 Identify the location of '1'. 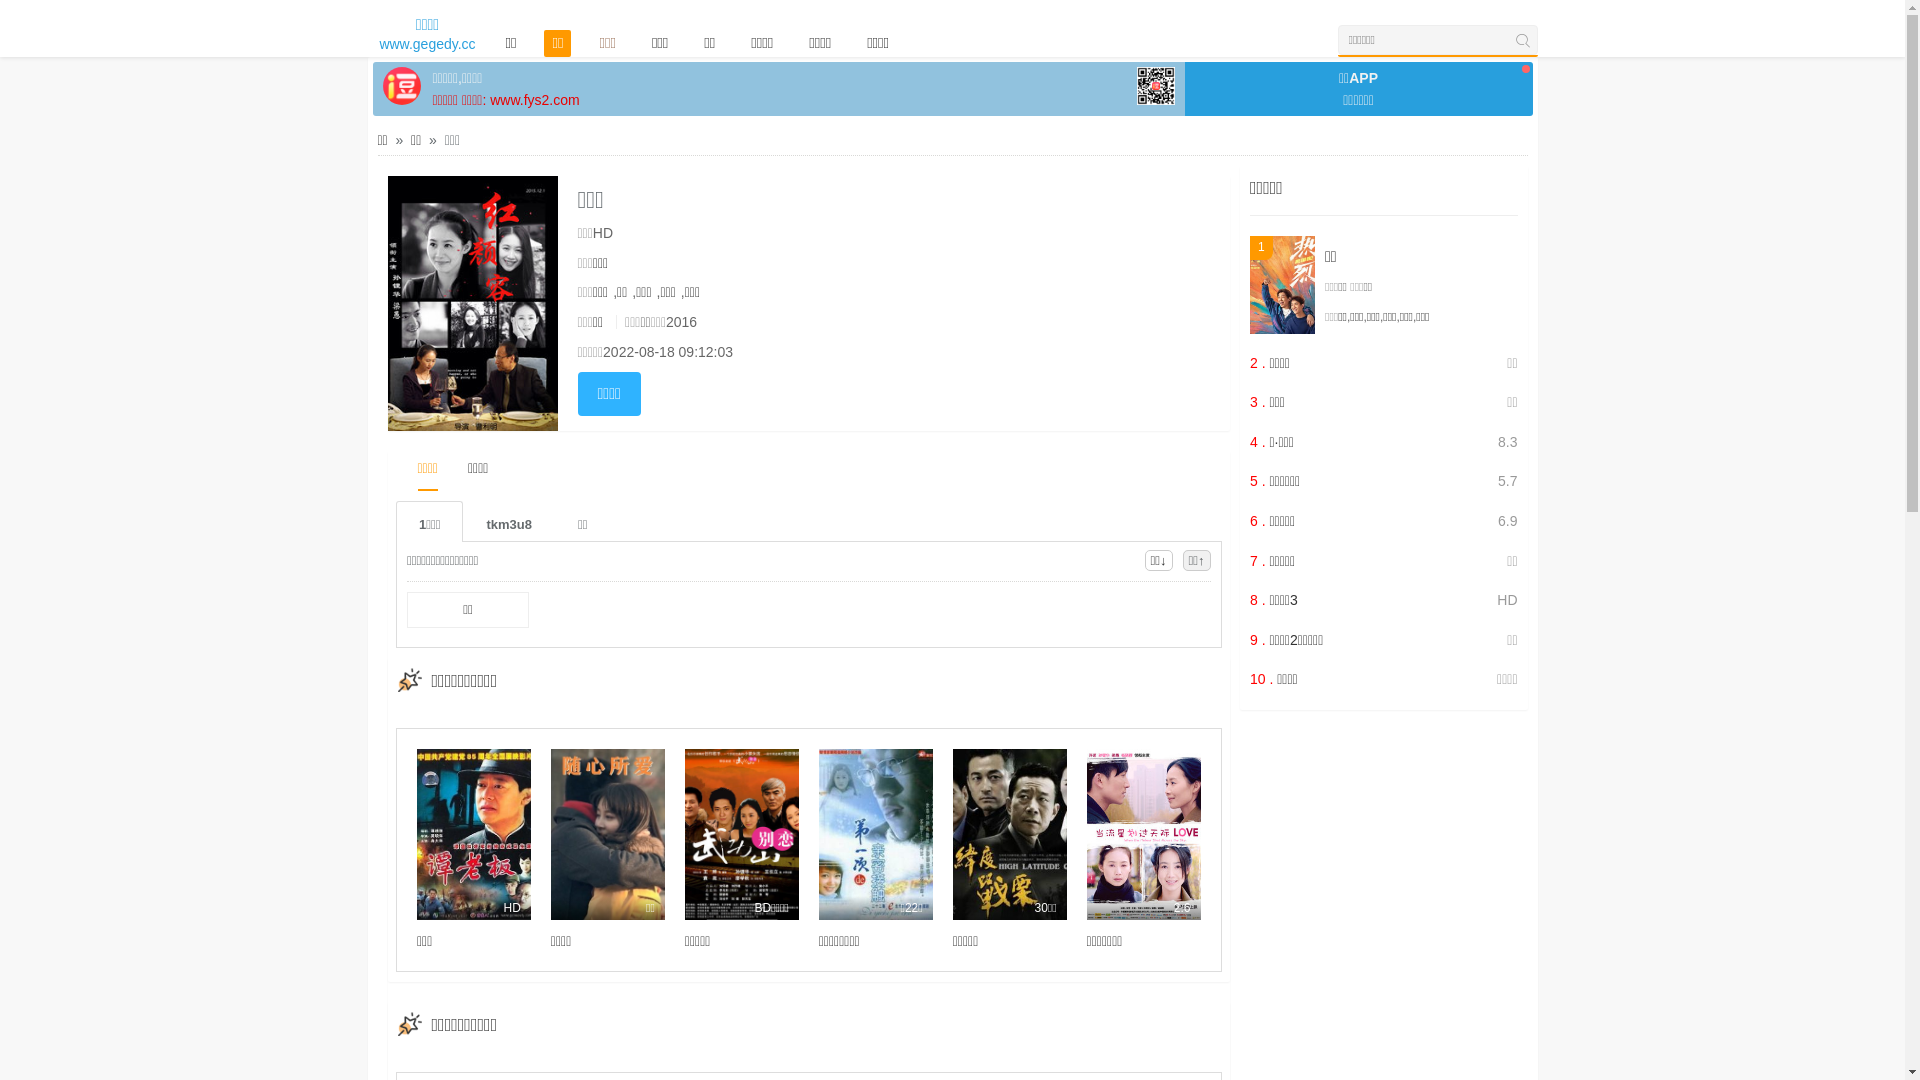
(1282, 285).